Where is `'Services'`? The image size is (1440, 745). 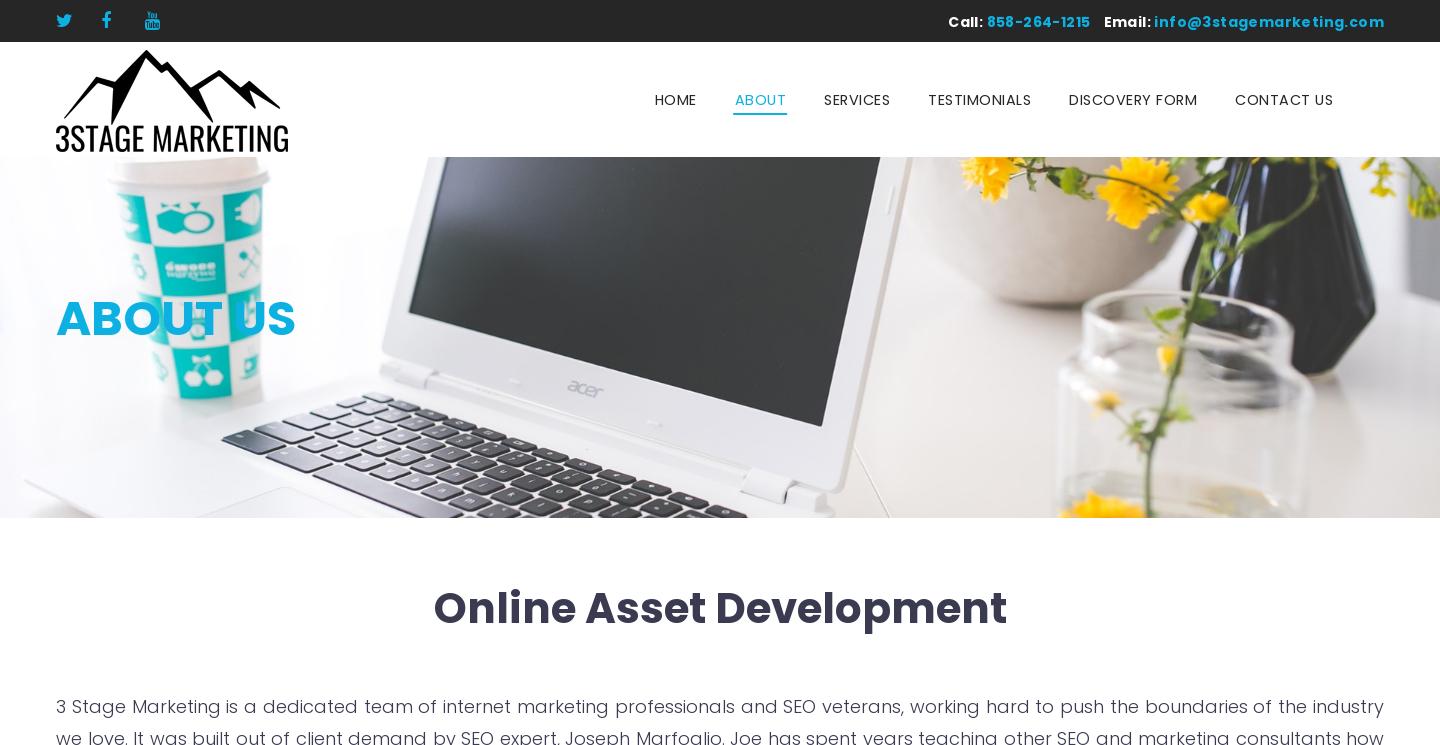 'Services' is located at coordinates (855, 99).